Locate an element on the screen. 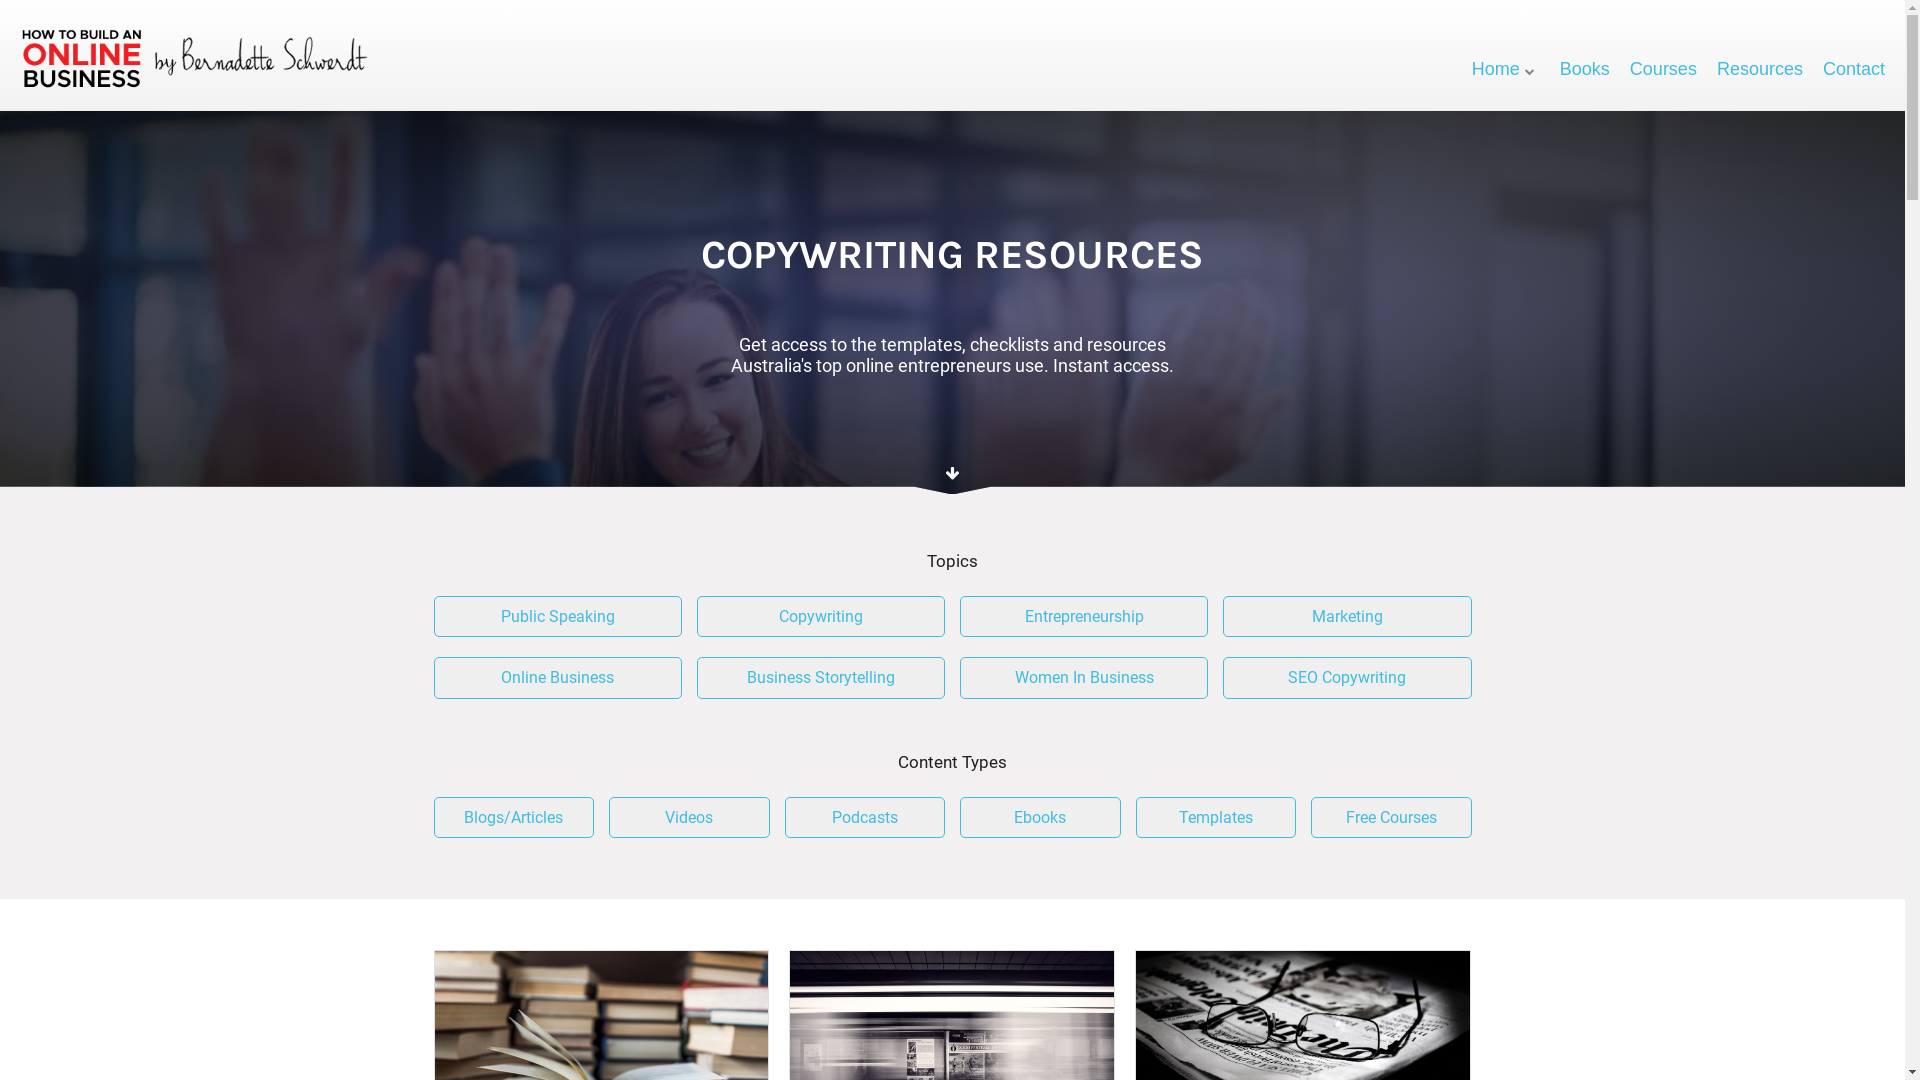 The width and height of the screenshot is (1920, 1080). 'Marketing' is located at coordinates (1347, 616).